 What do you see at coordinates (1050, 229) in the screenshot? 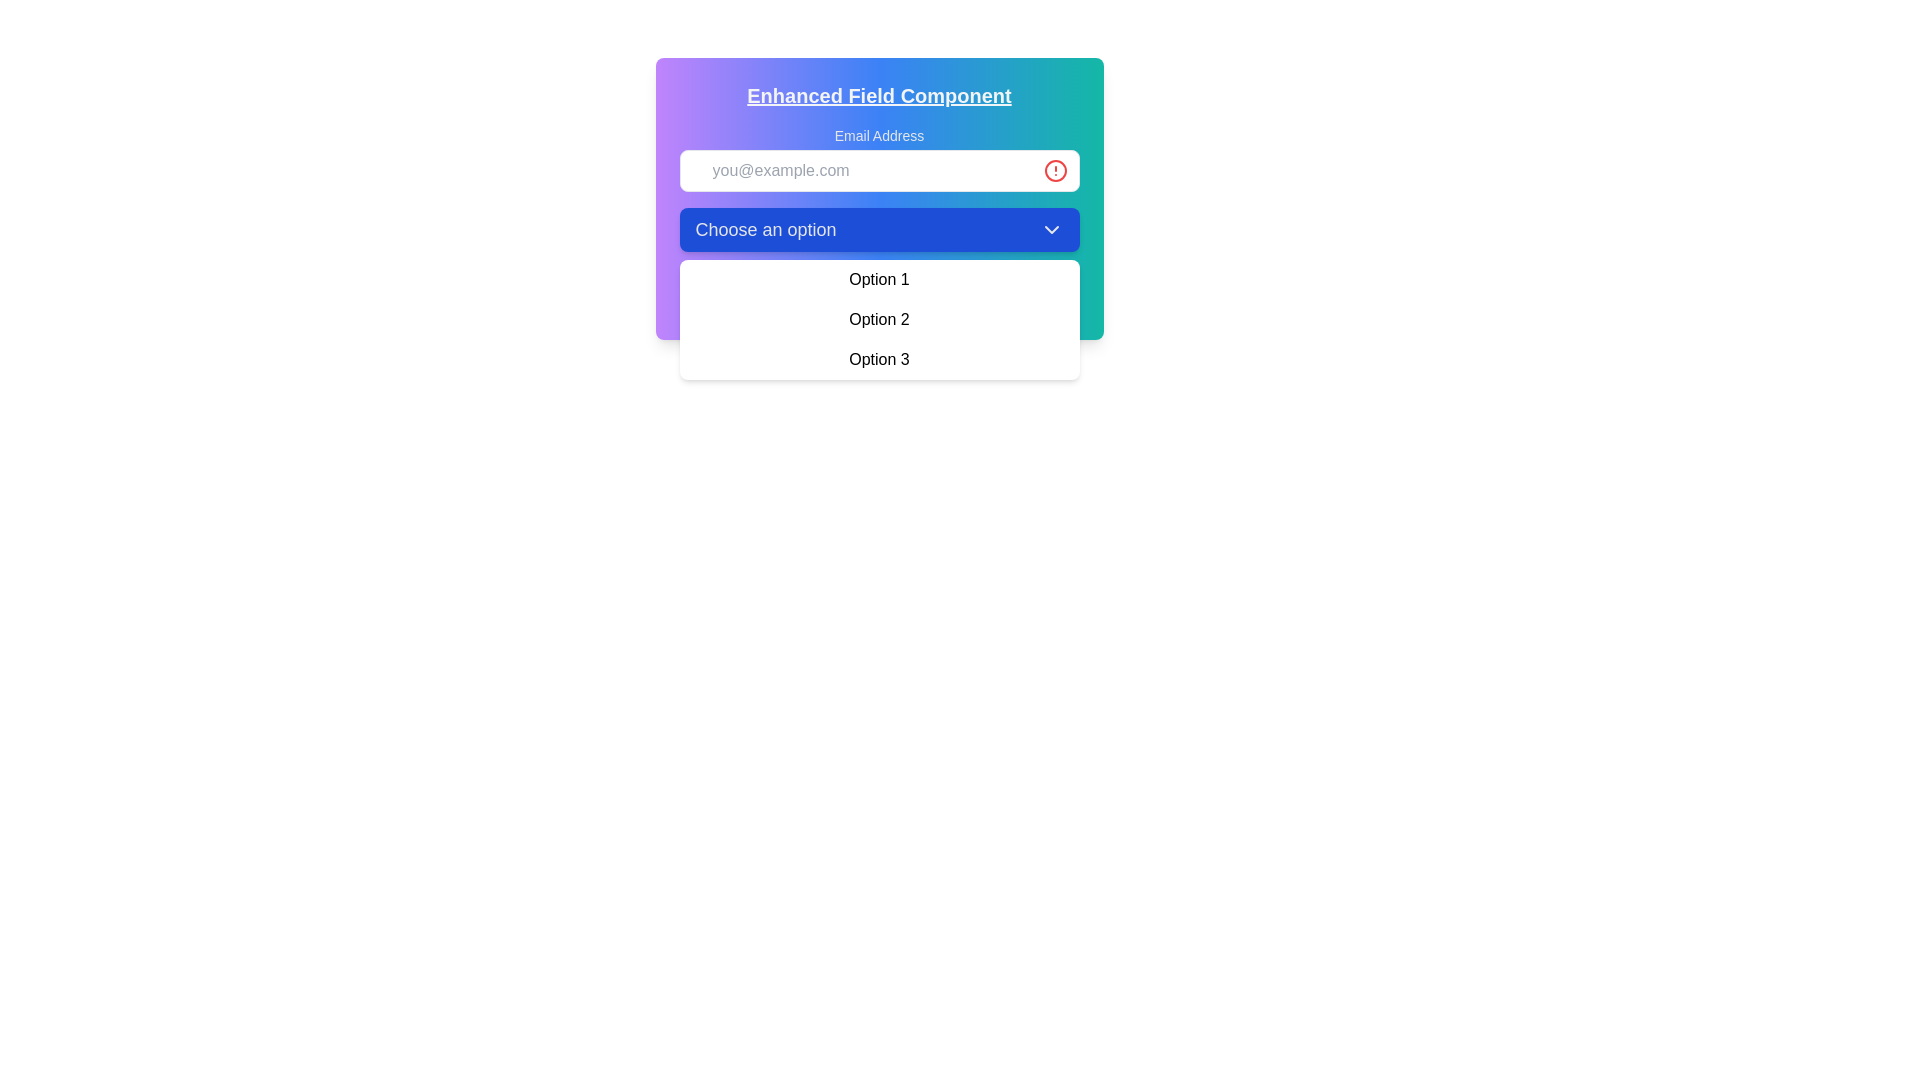
I see `the chevron icon located at the rightmost part of the blue button labeled 'Choose an option'` at bounding box center [1050, 229].